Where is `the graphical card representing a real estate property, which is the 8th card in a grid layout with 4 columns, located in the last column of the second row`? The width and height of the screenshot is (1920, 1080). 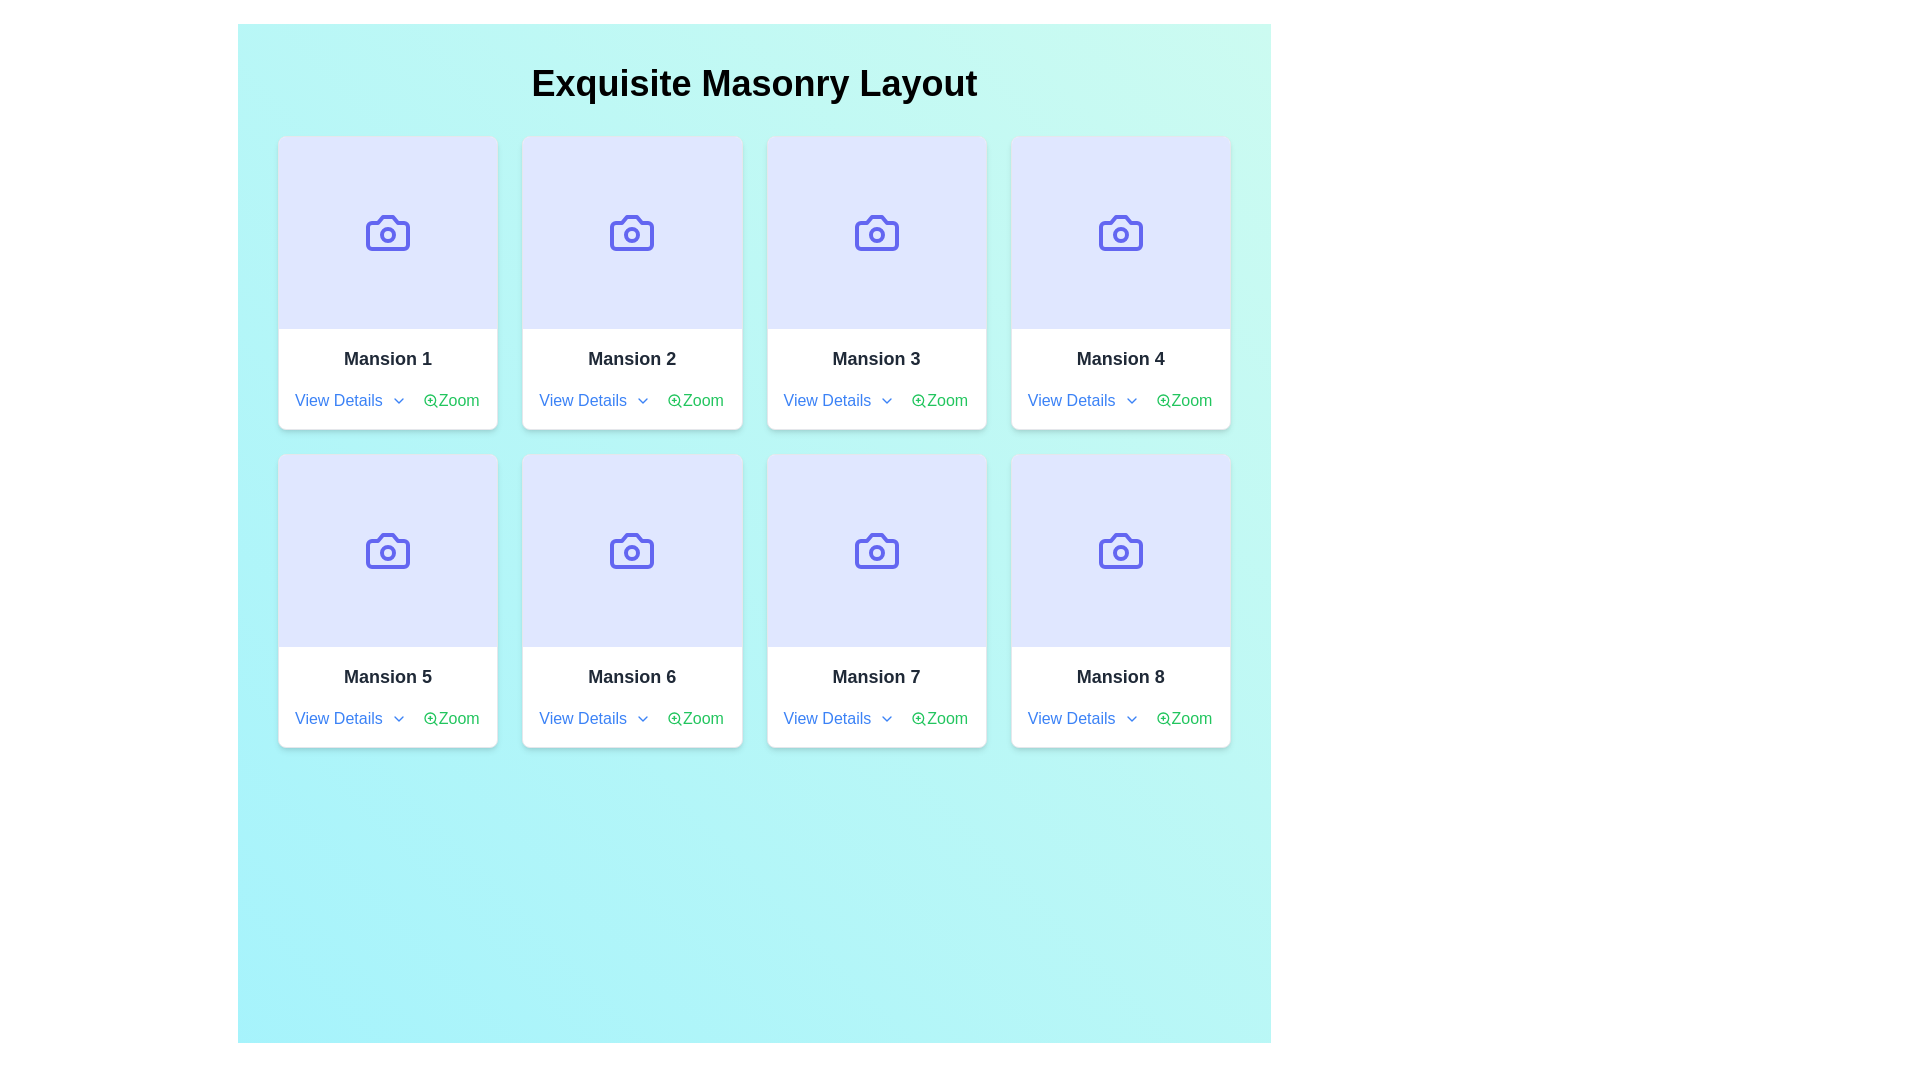 the graphical card representing a real estate property, which is the 8th card in a grid layout with 4 columns, located in the last column of the second row is located at coordinates (1120, 600).